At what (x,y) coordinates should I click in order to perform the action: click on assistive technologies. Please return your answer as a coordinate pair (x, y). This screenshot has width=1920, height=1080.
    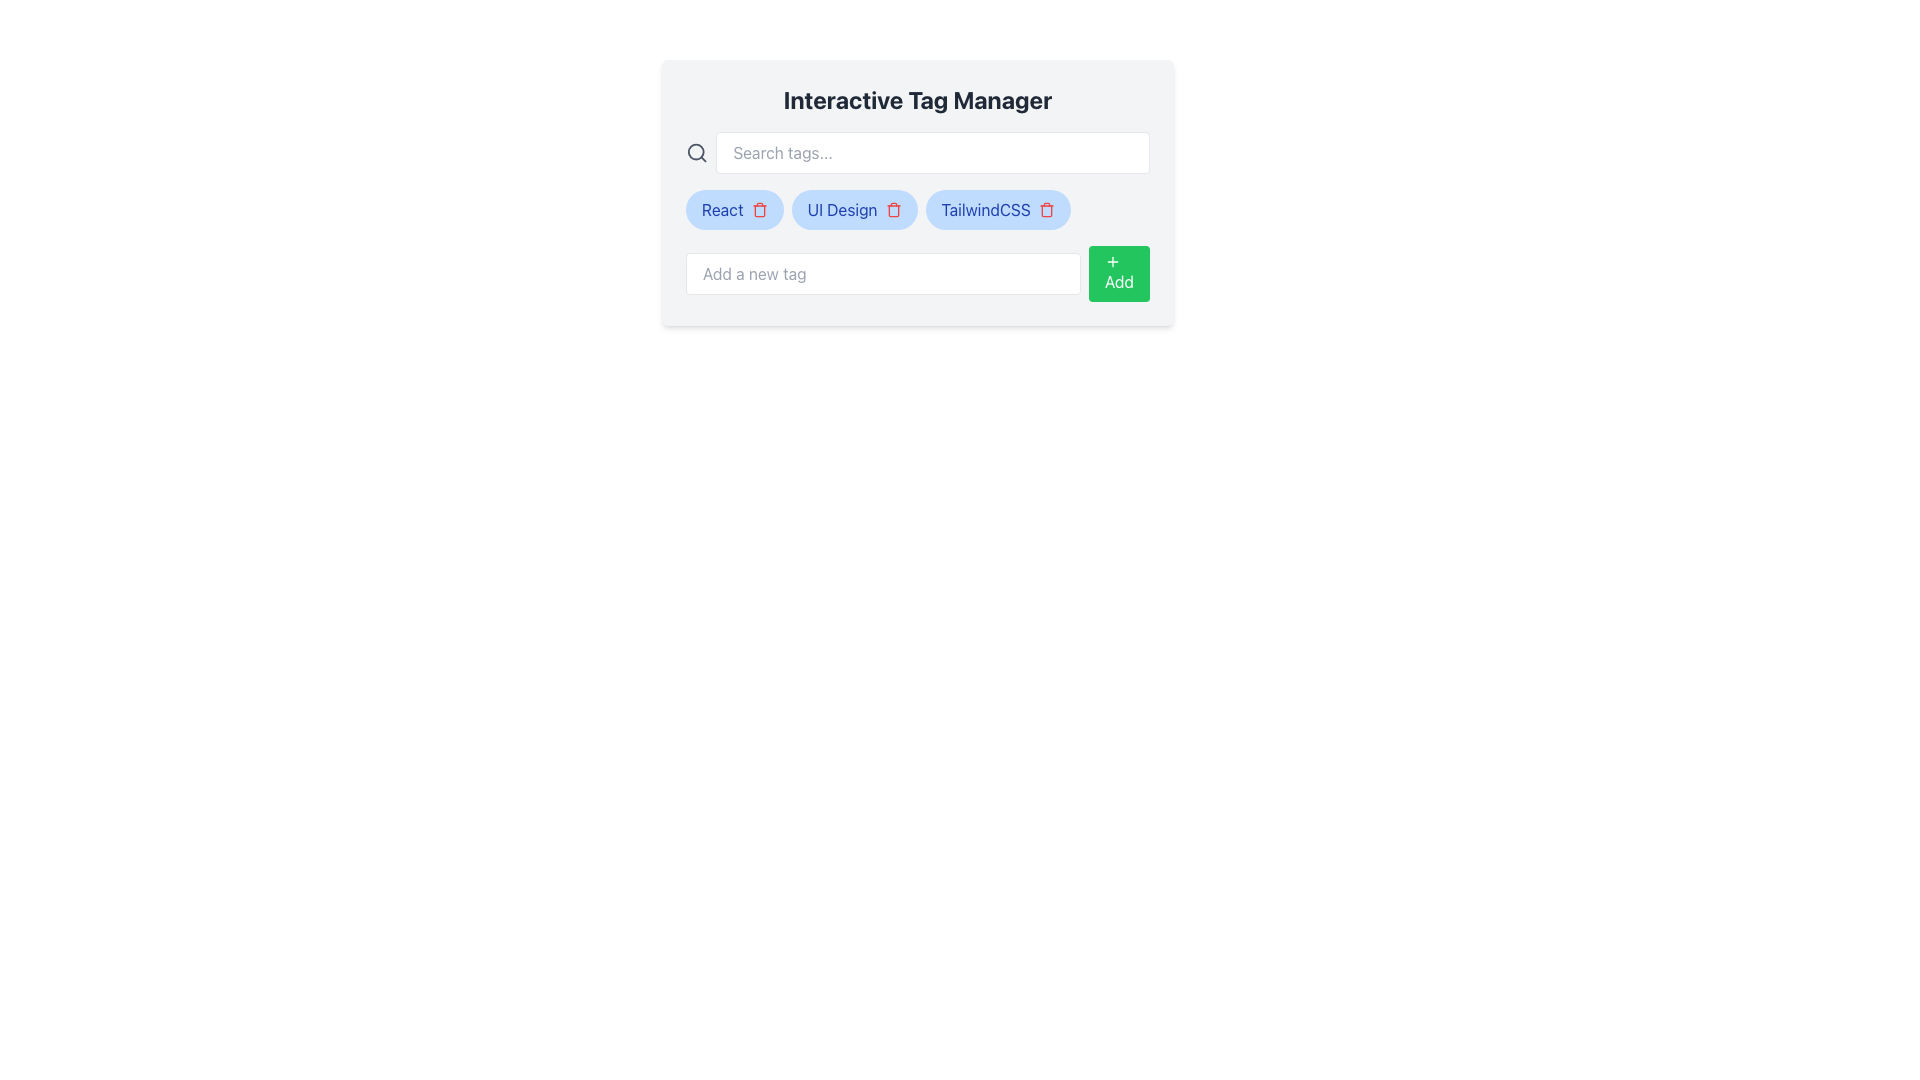
    Looking at the image, I should click on (842, 209).